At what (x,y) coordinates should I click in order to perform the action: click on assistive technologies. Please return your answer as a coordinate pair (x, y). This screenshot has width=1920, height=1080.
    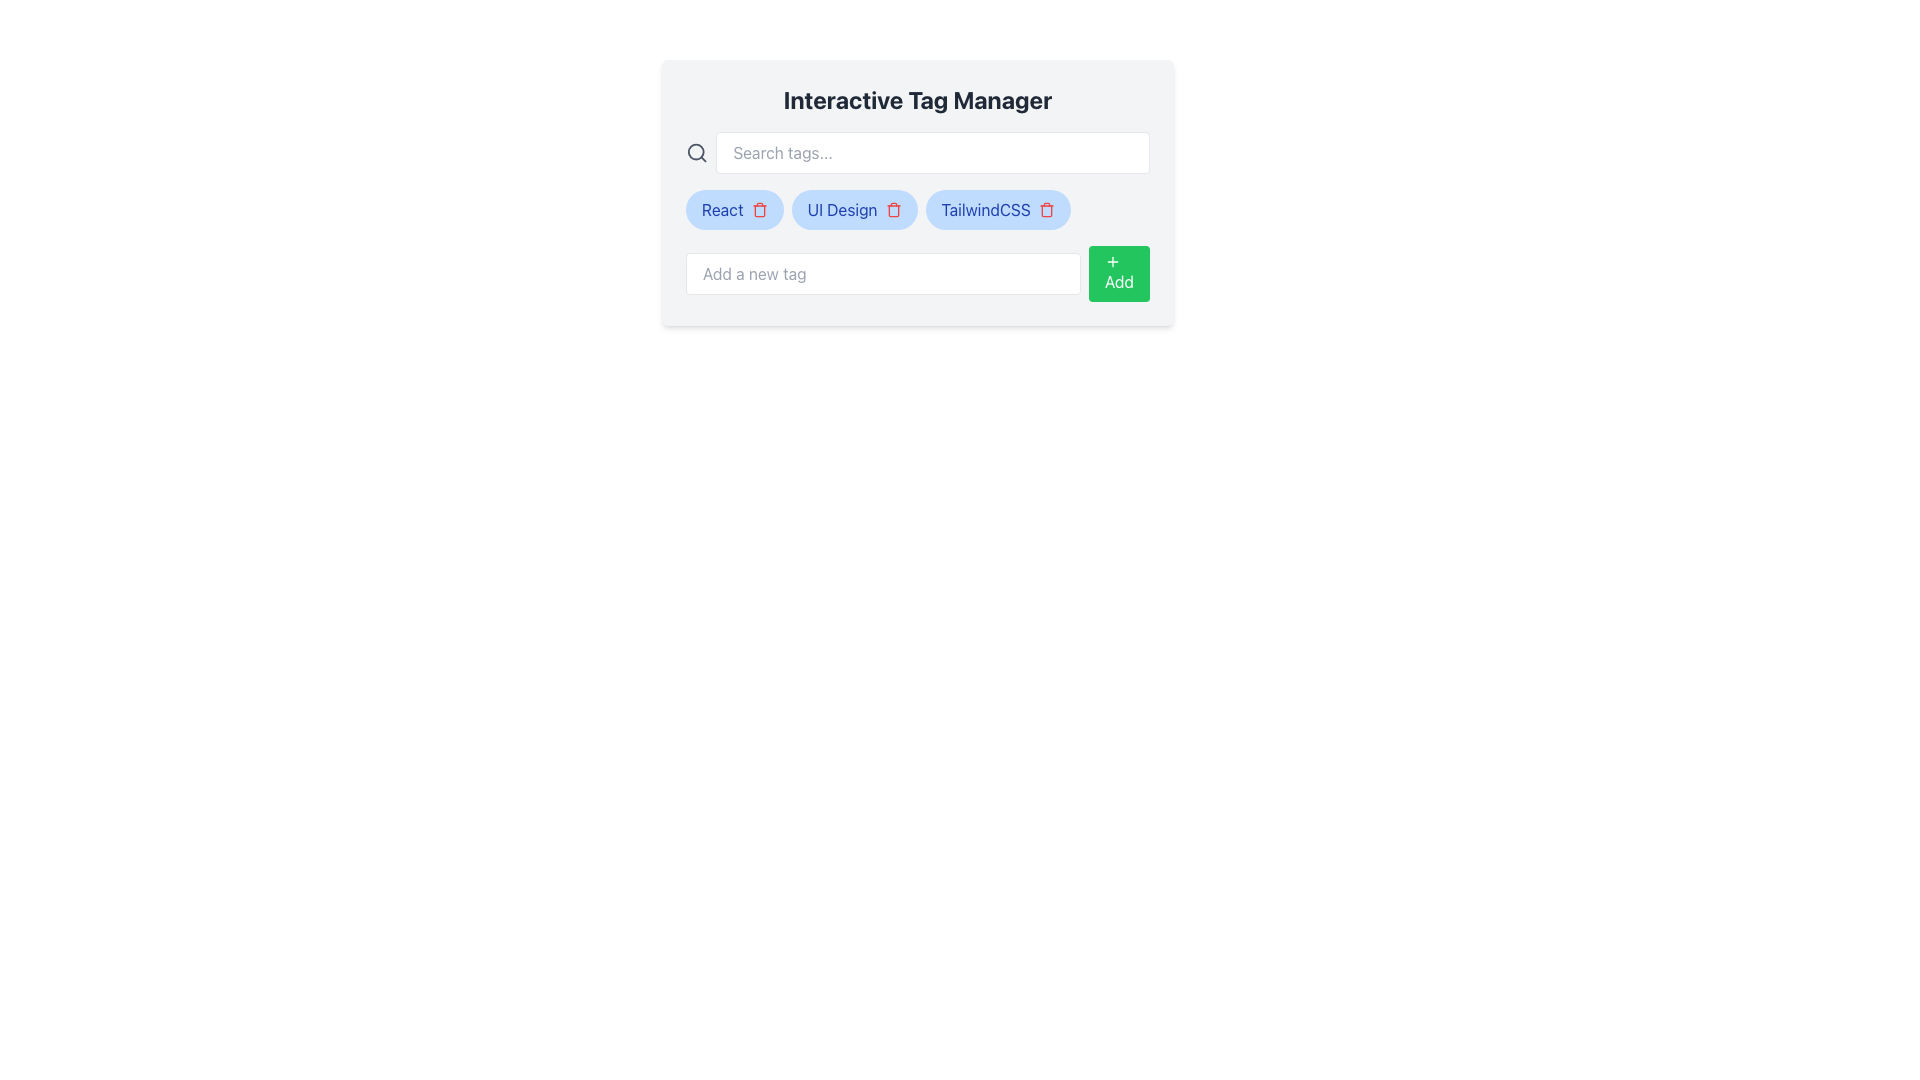
    Looking at the image, I should click on (842, 209).